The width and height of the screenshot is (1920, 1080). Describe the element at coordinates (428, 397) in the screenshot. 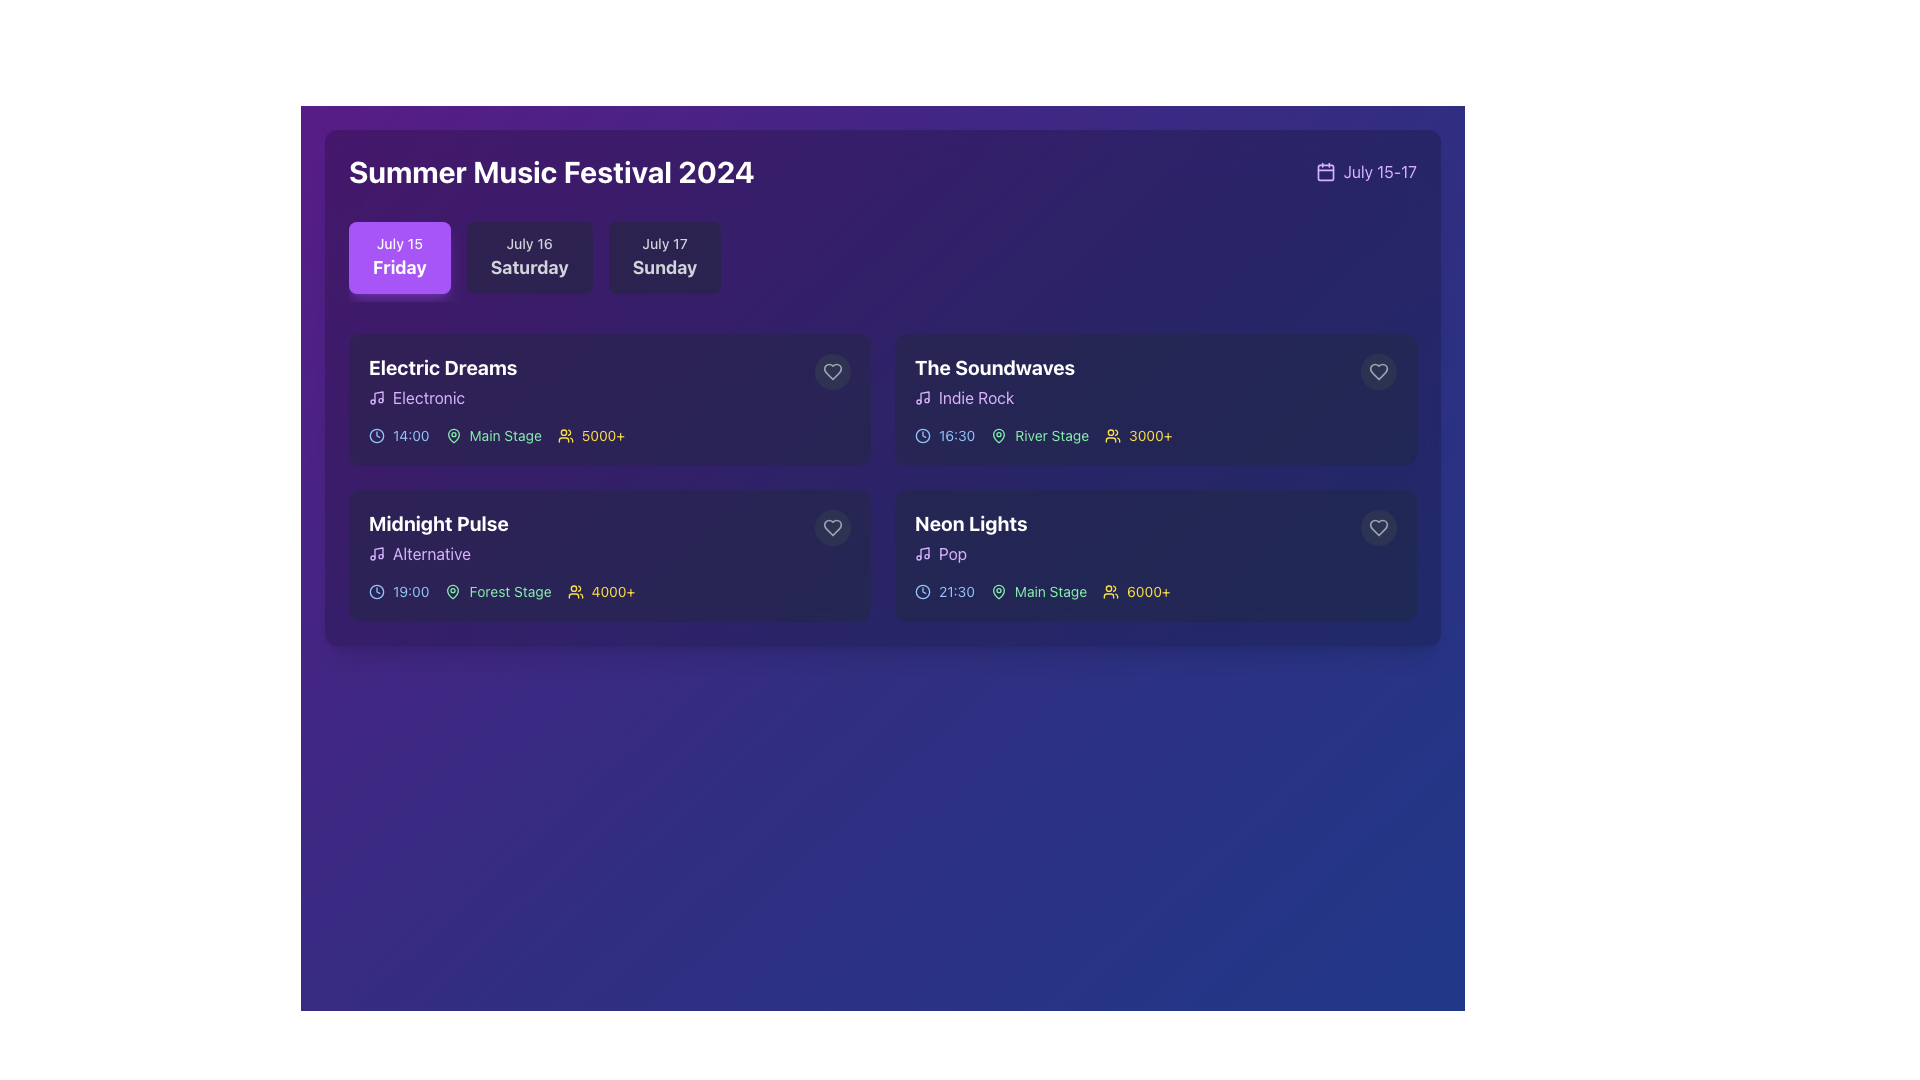

I see `text of the label indicating the music genre 'Electronic' associated with the 'Electric Dreams' event, located in the 'July 15 Friday' section` at that location.